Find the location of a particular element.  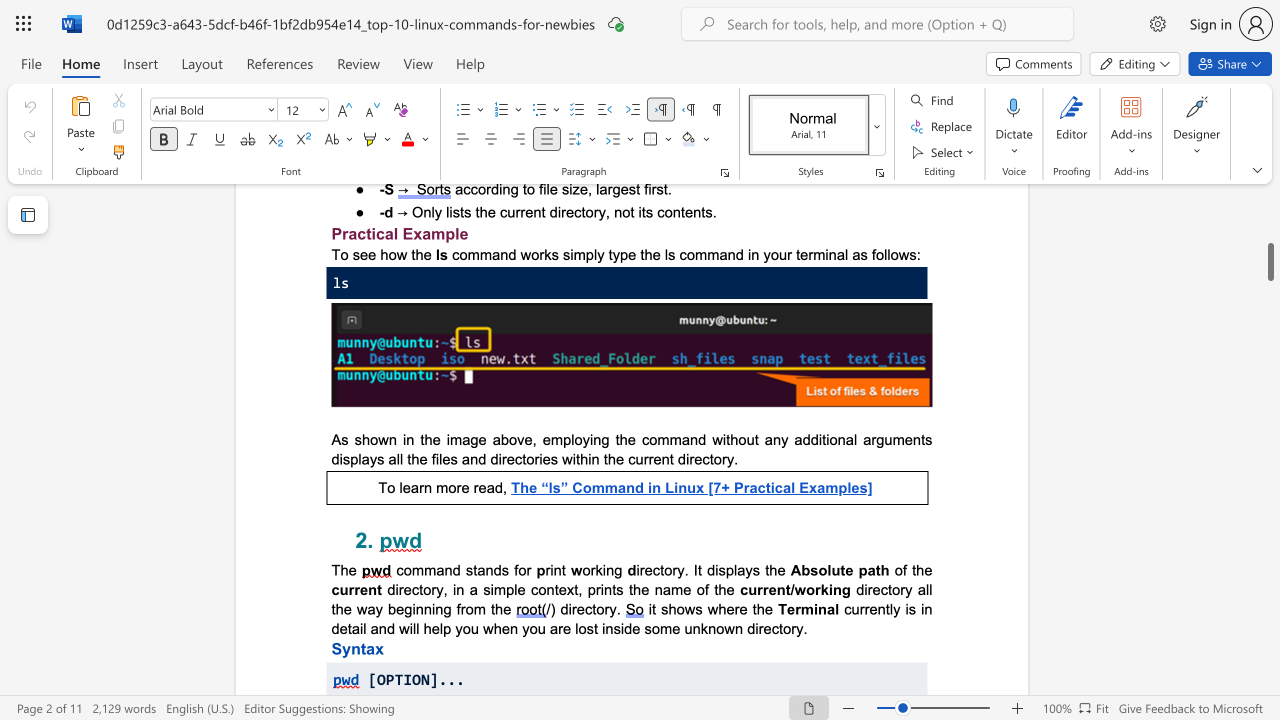

the 1th character "m" in the text is located at coordinates (897, 438).